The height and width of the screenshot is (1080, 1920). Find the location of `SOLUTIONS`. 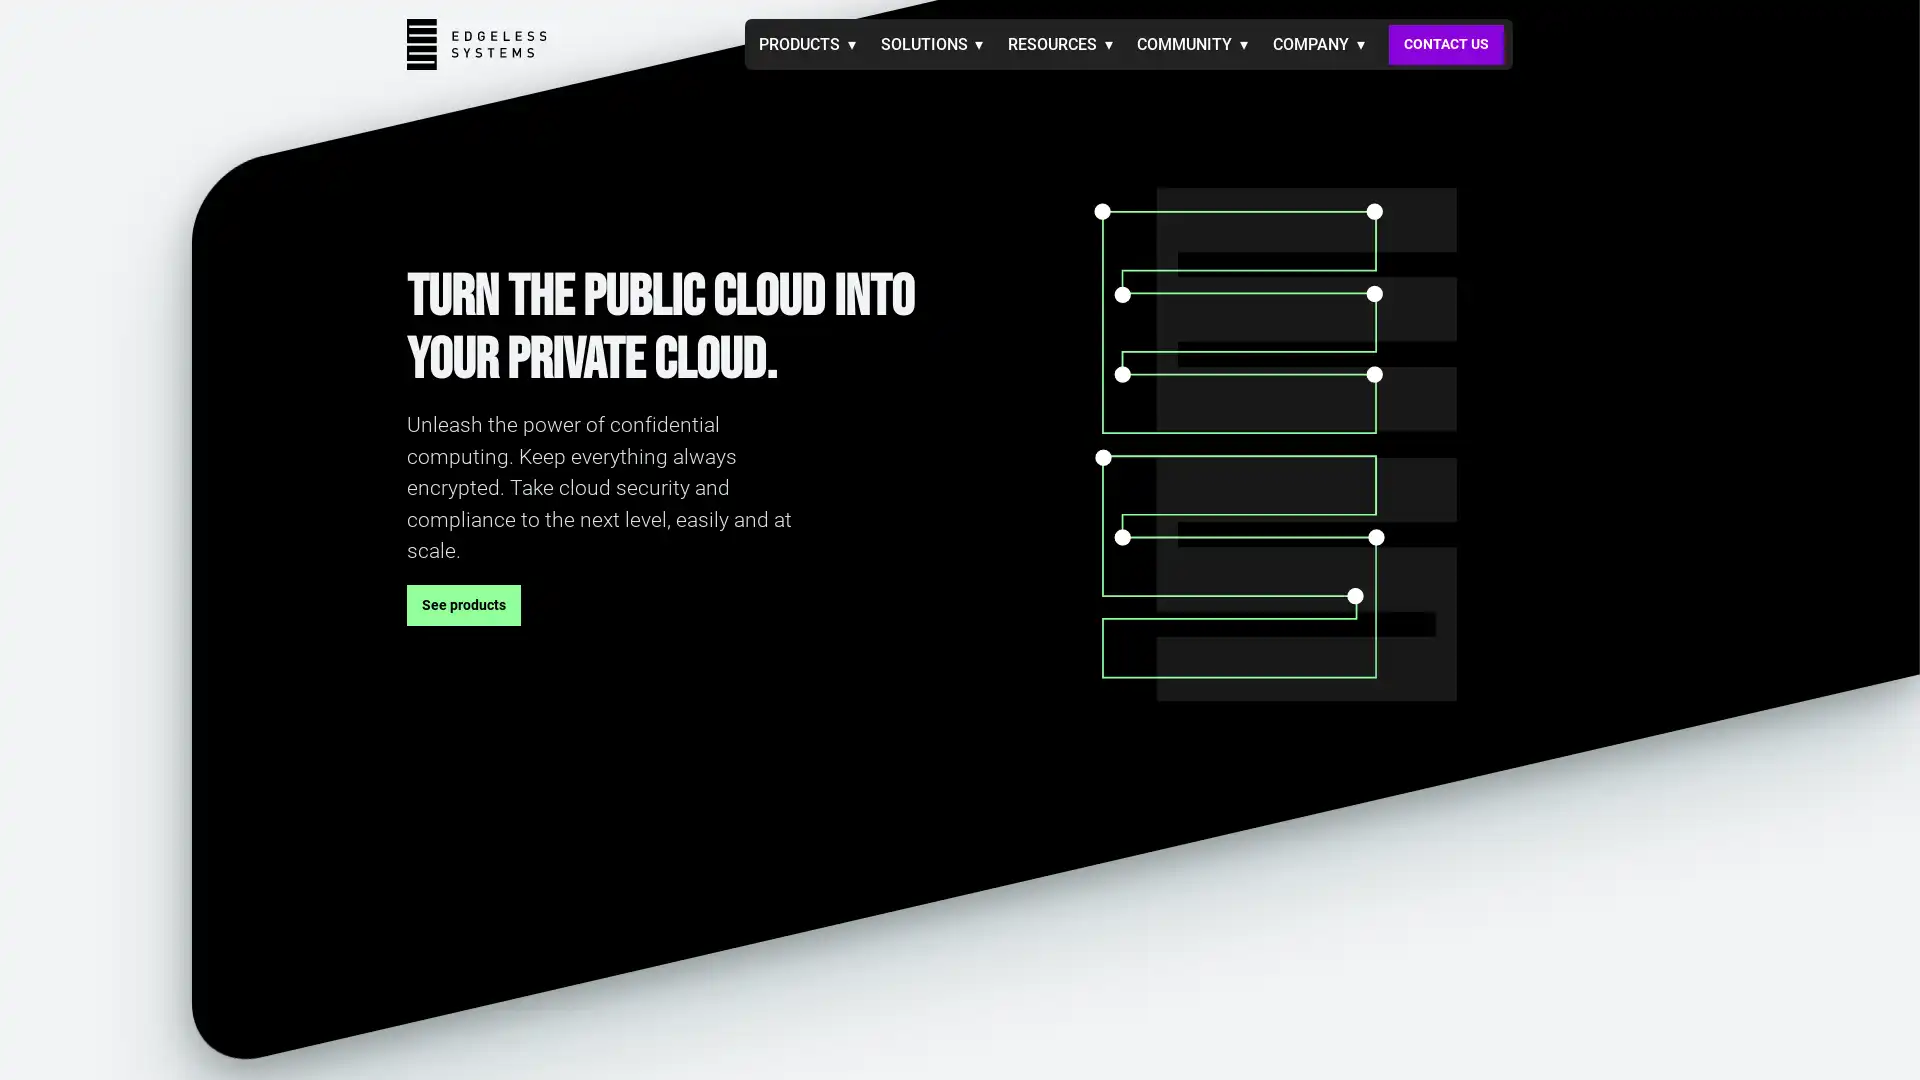

SOLUTIONS is located at coordinates (930, 43).